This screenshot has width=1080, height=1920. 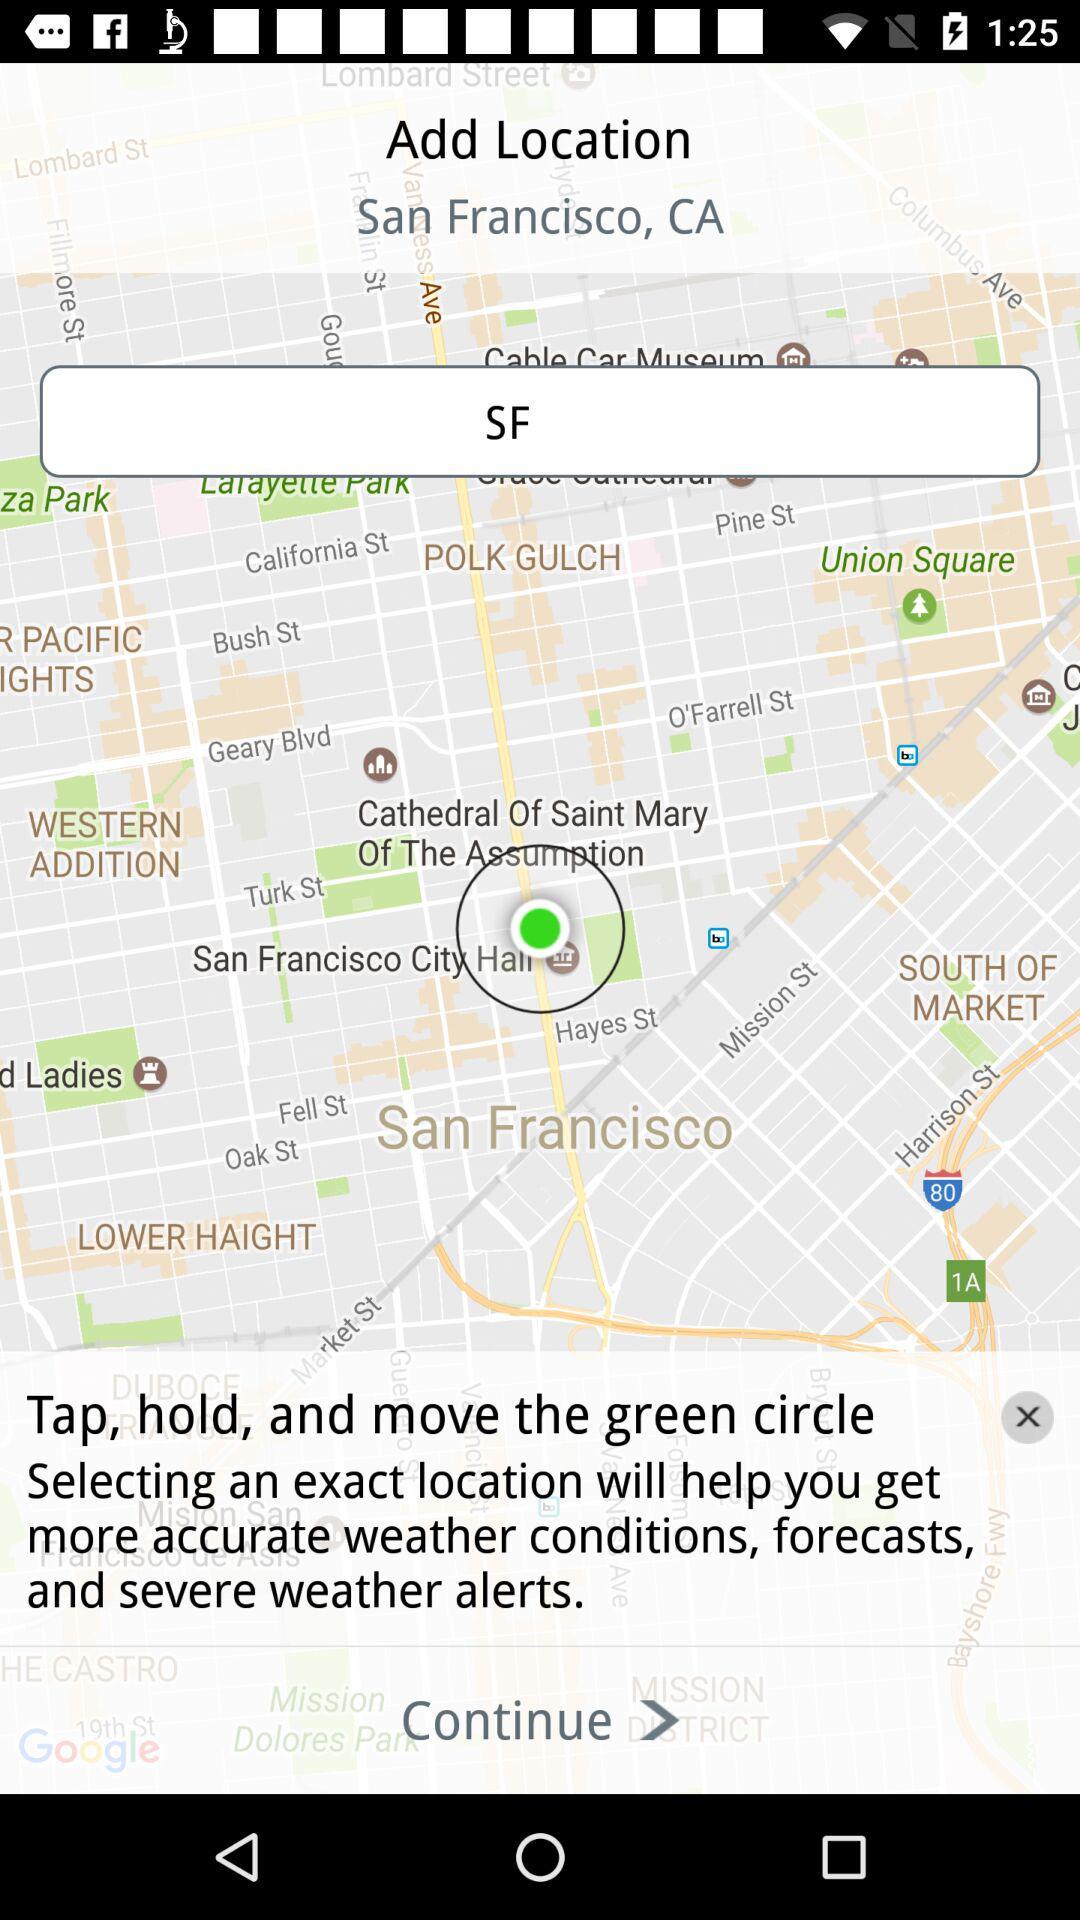 I want to click on the sf item, so click(x=540, y=420).